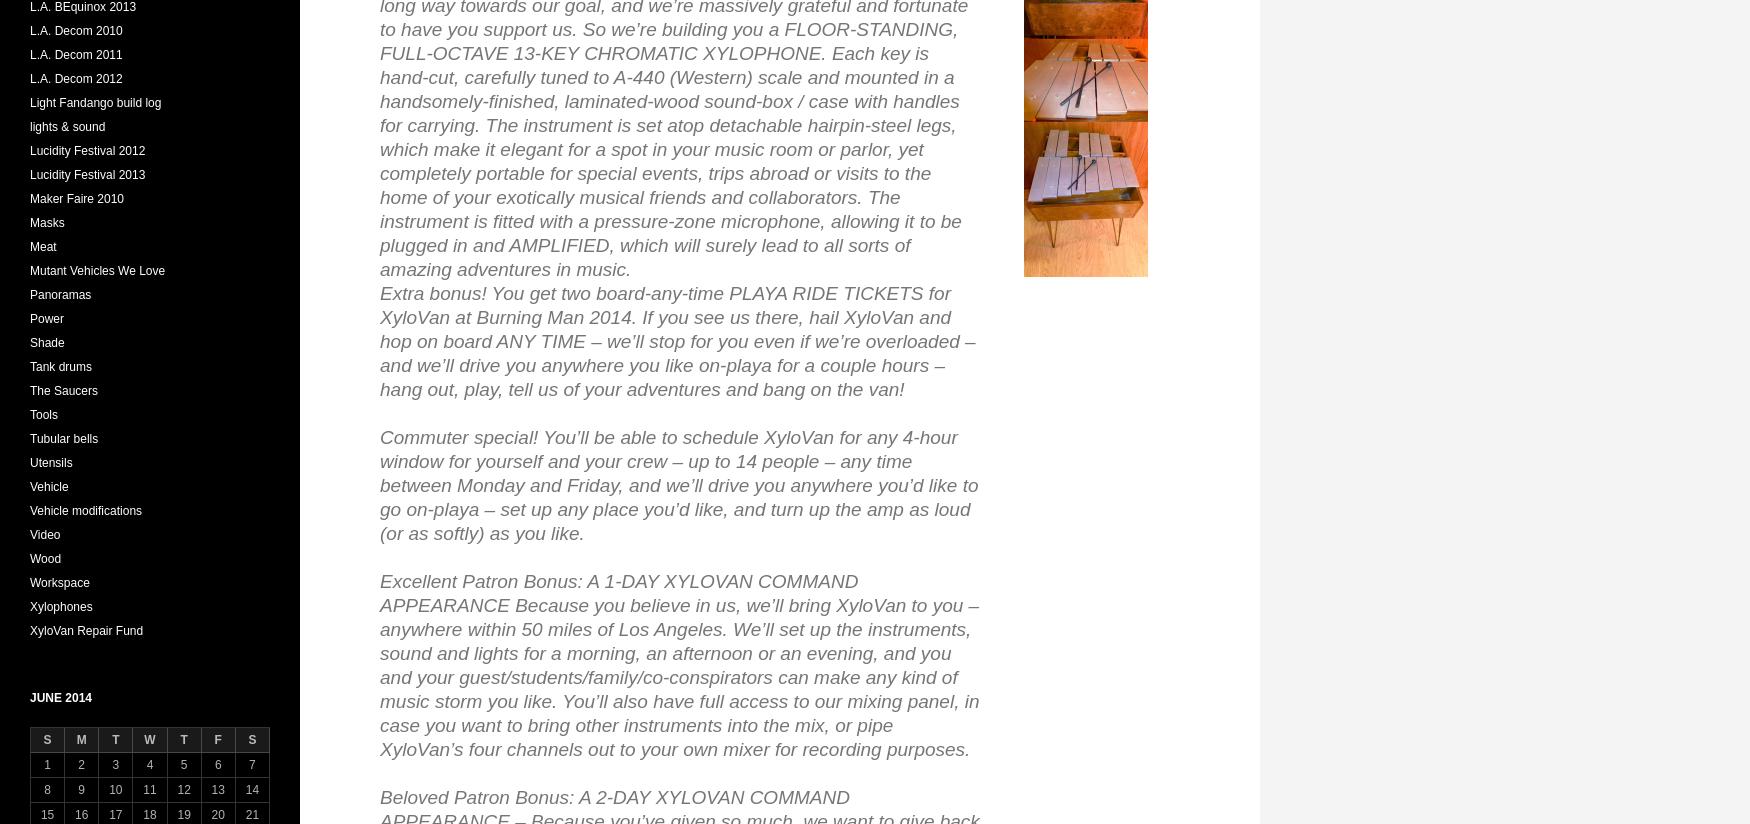  What do you see at coordinates (28, 29) in the screenshot?
I see `'L.A. Decom 2010'` at bounding box center [28, 29].